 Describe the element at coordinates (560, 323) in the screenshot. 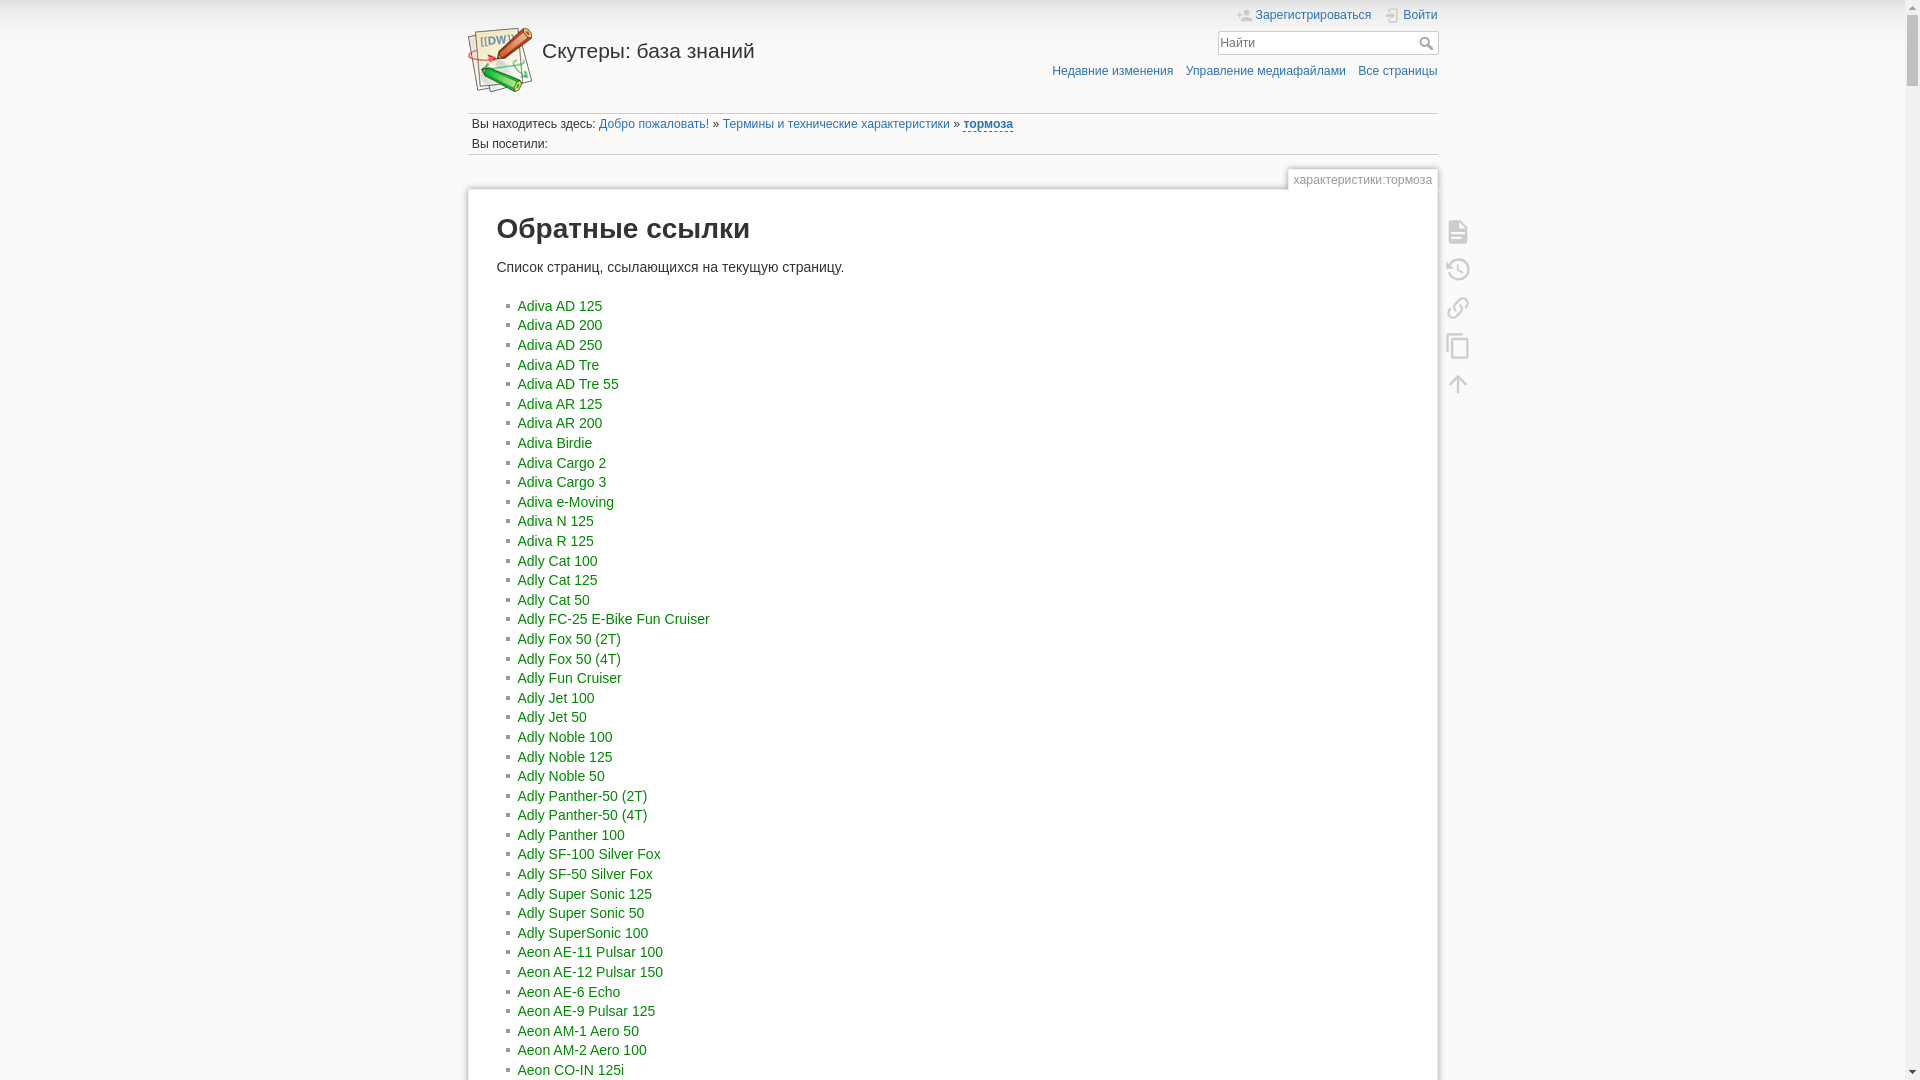

I see `'Adiva AD 200'` at that location.